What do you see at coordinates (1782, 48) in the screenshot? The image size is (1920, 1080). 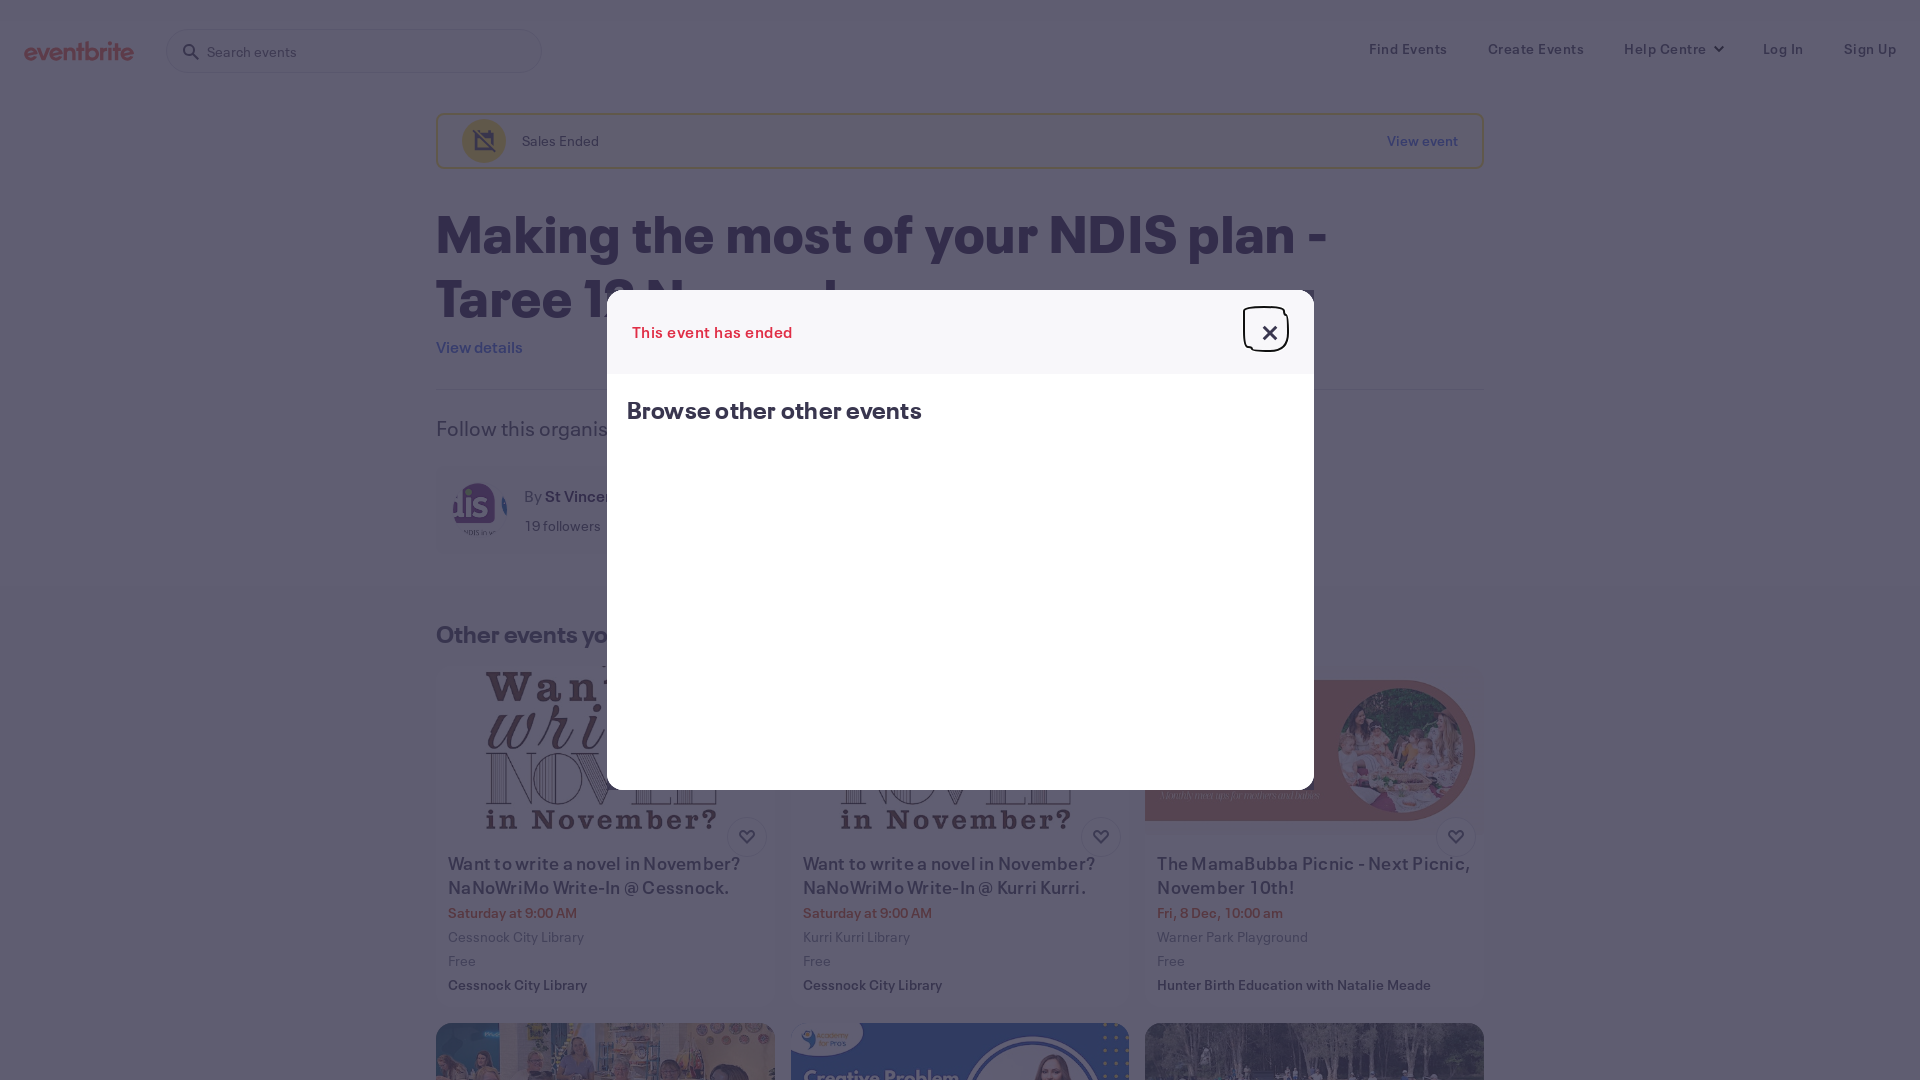 I see `'Log In'` at bounding box center [1782, 48].